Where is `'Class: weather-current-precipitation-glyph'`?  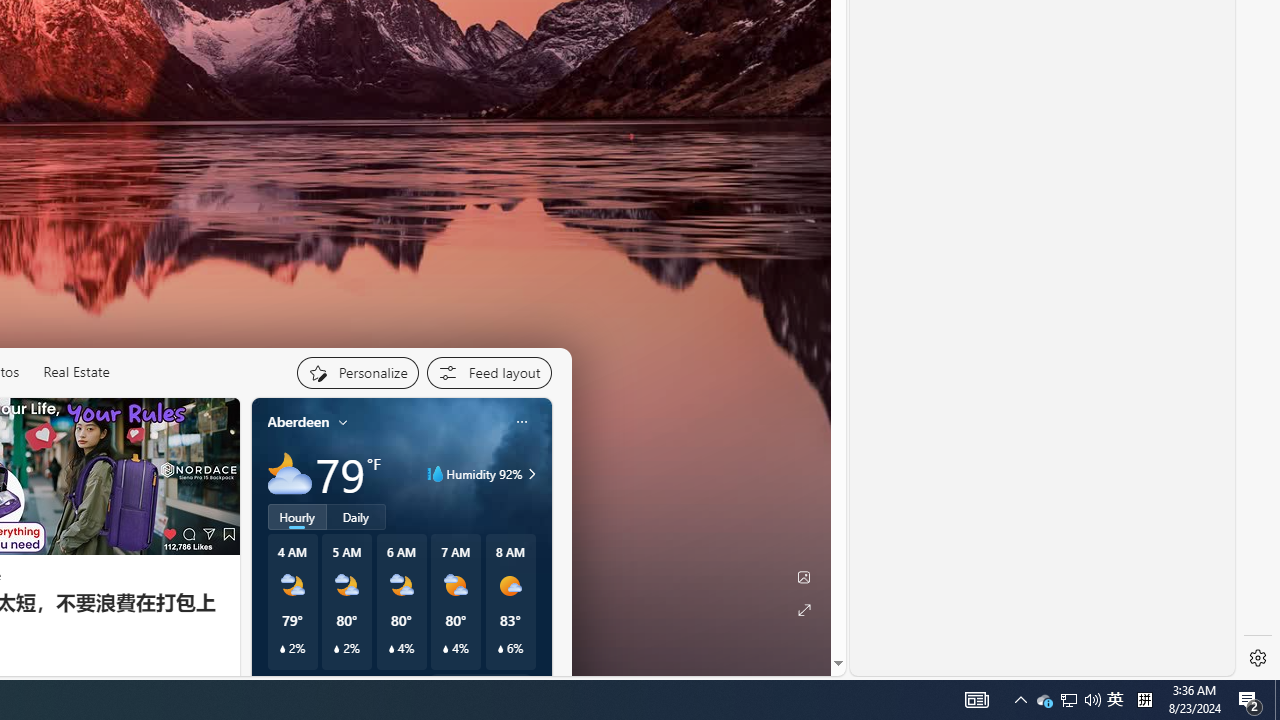
'Class: weather-current-precipitation-glyph' is located at coordinates (500, 649).